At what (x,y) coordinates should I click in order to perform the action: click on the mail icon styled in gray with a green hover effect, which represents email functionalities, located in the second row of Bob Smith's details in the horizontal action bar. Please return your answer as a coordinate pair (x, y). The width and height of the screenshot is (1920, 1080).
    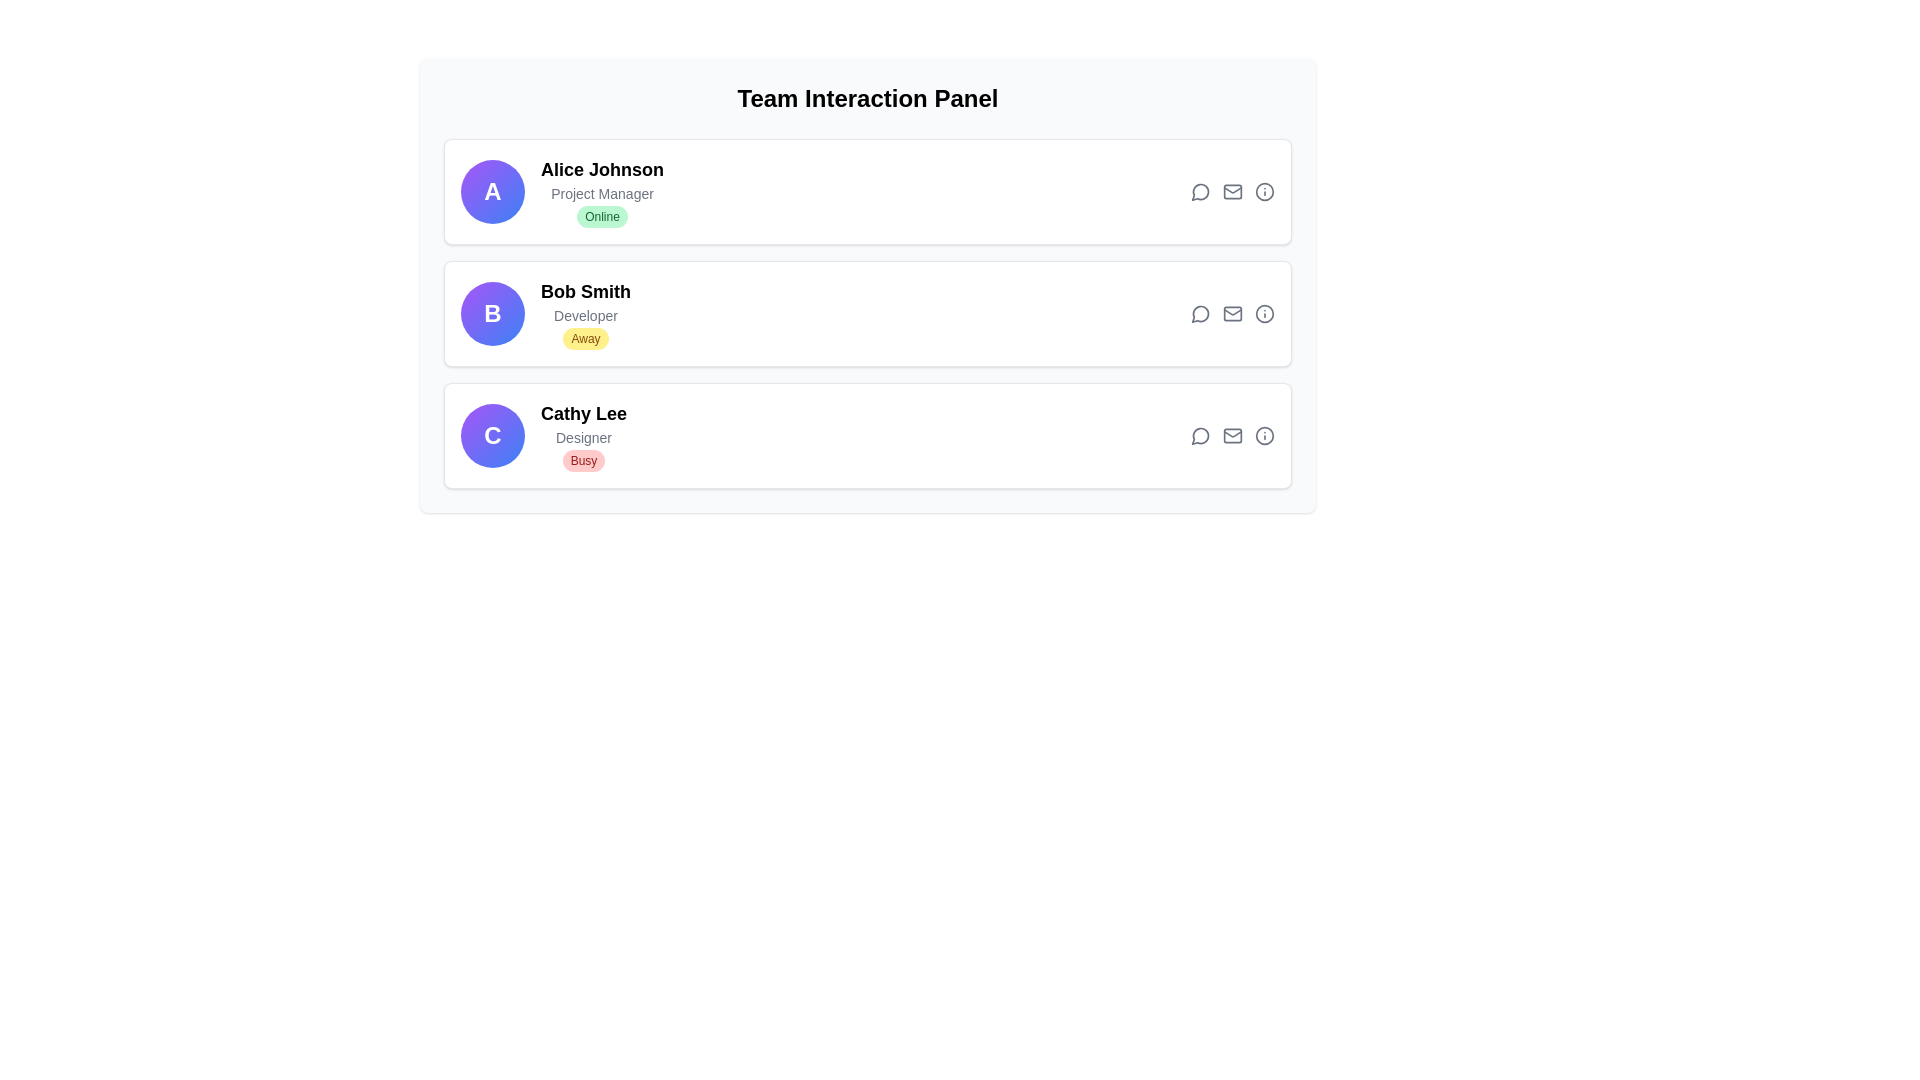
    Looking at the image, I should click on (1232, 313).